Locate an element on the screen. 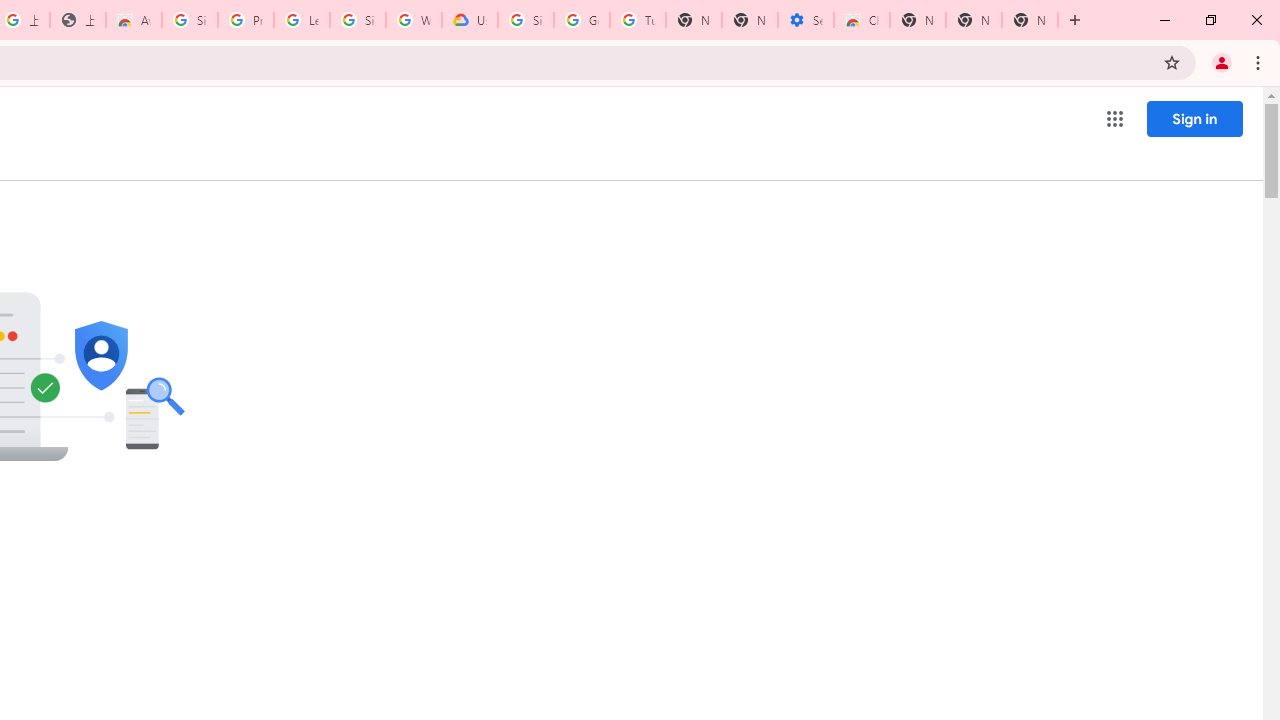 This screenshot has height=720, width=1280. 'Who are Google' is located at coordinates (413, 20).